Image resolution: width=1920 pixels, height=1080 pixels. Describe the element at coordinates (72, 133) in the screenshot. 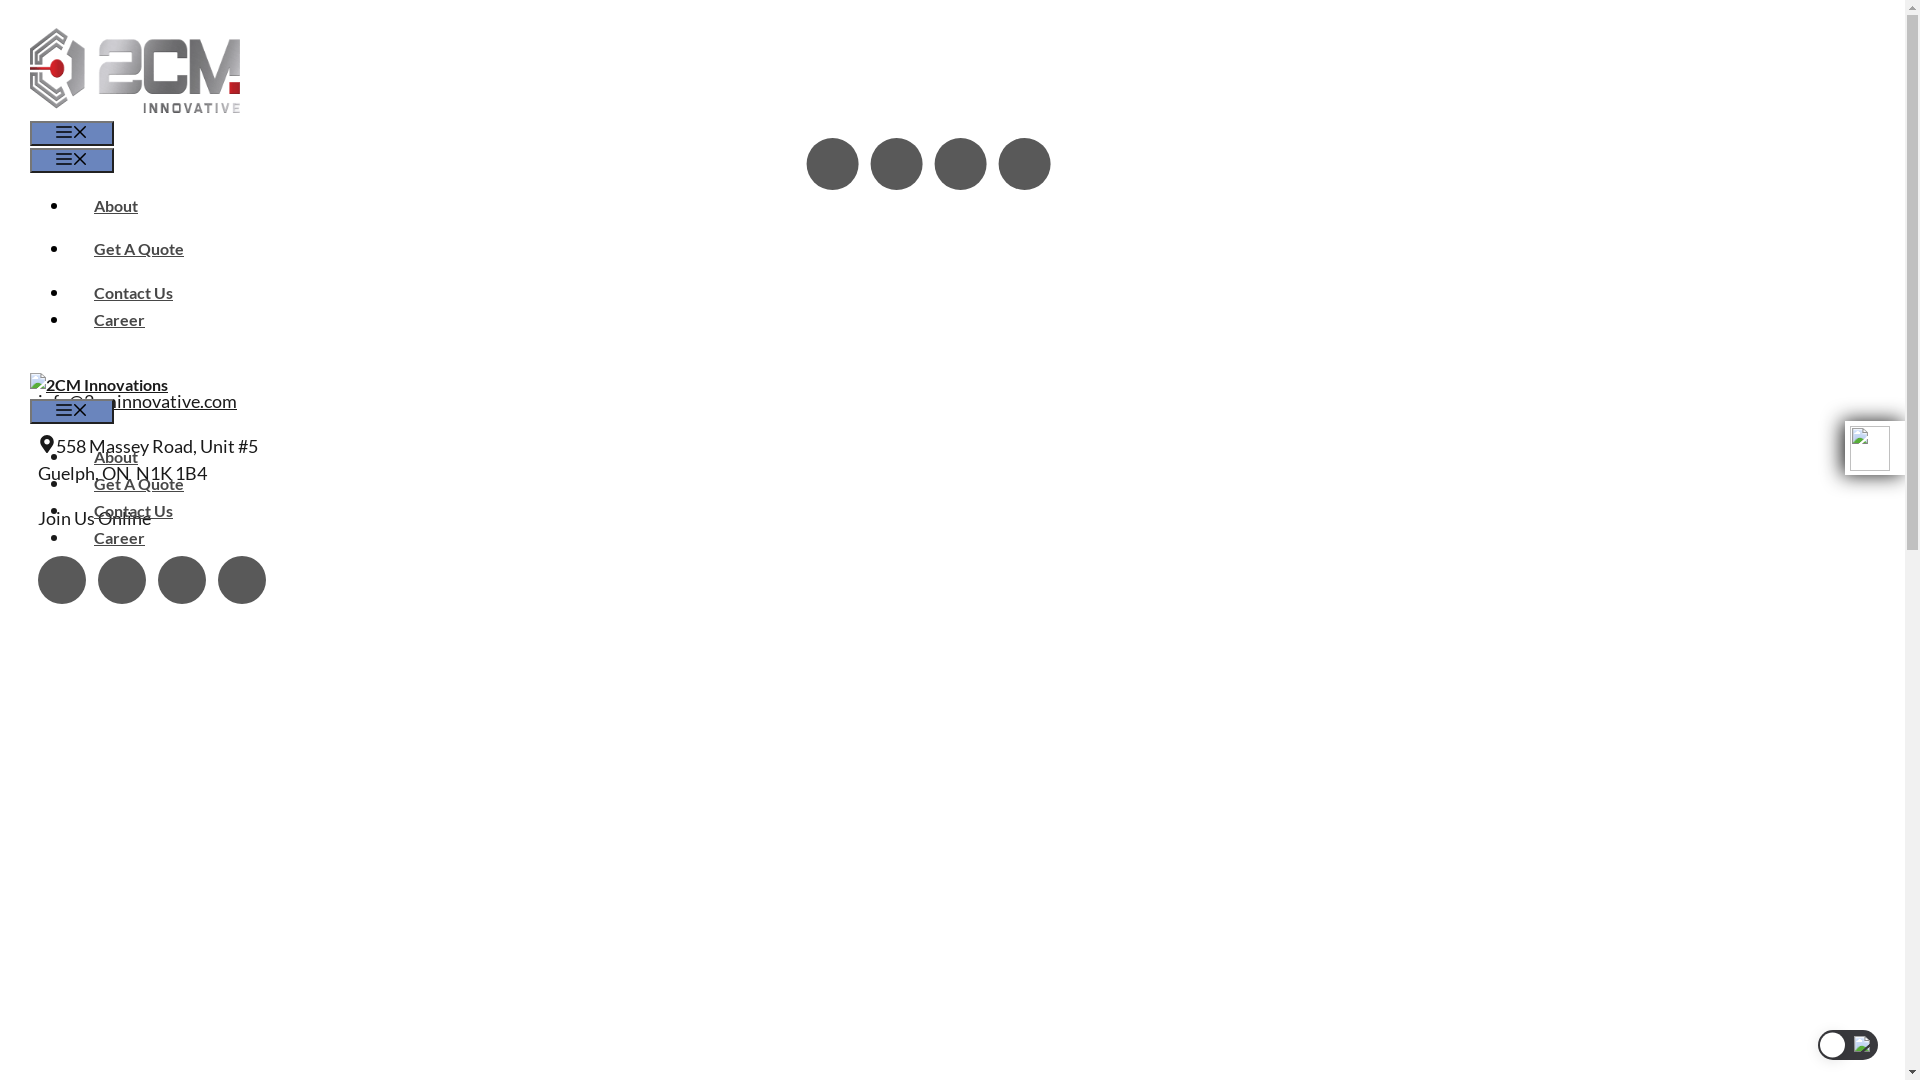

I see `'Menu'` at that location.